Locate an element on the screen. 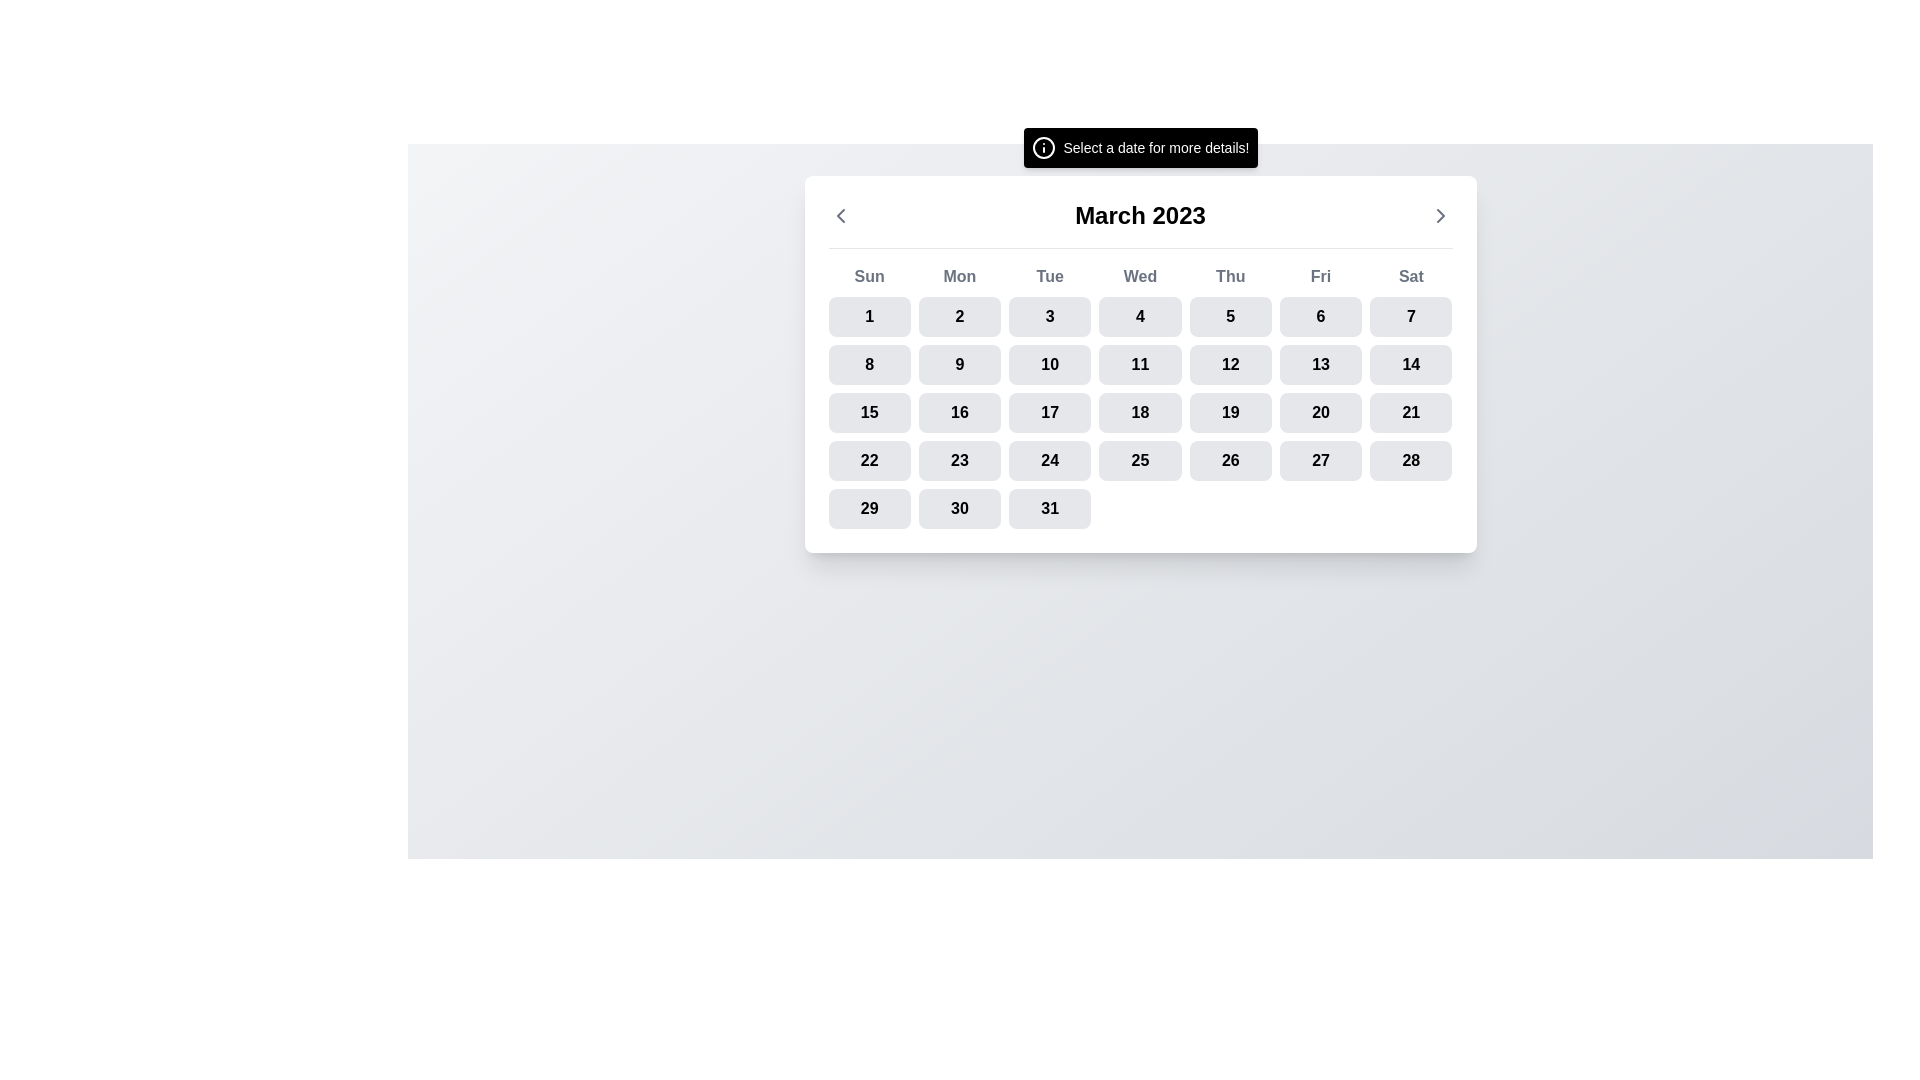  the 'Fri' text label in the header of the calendar layout, which is styled in gray and centered within the sixth column of weekday labels is located at coordinates (1321, 277).